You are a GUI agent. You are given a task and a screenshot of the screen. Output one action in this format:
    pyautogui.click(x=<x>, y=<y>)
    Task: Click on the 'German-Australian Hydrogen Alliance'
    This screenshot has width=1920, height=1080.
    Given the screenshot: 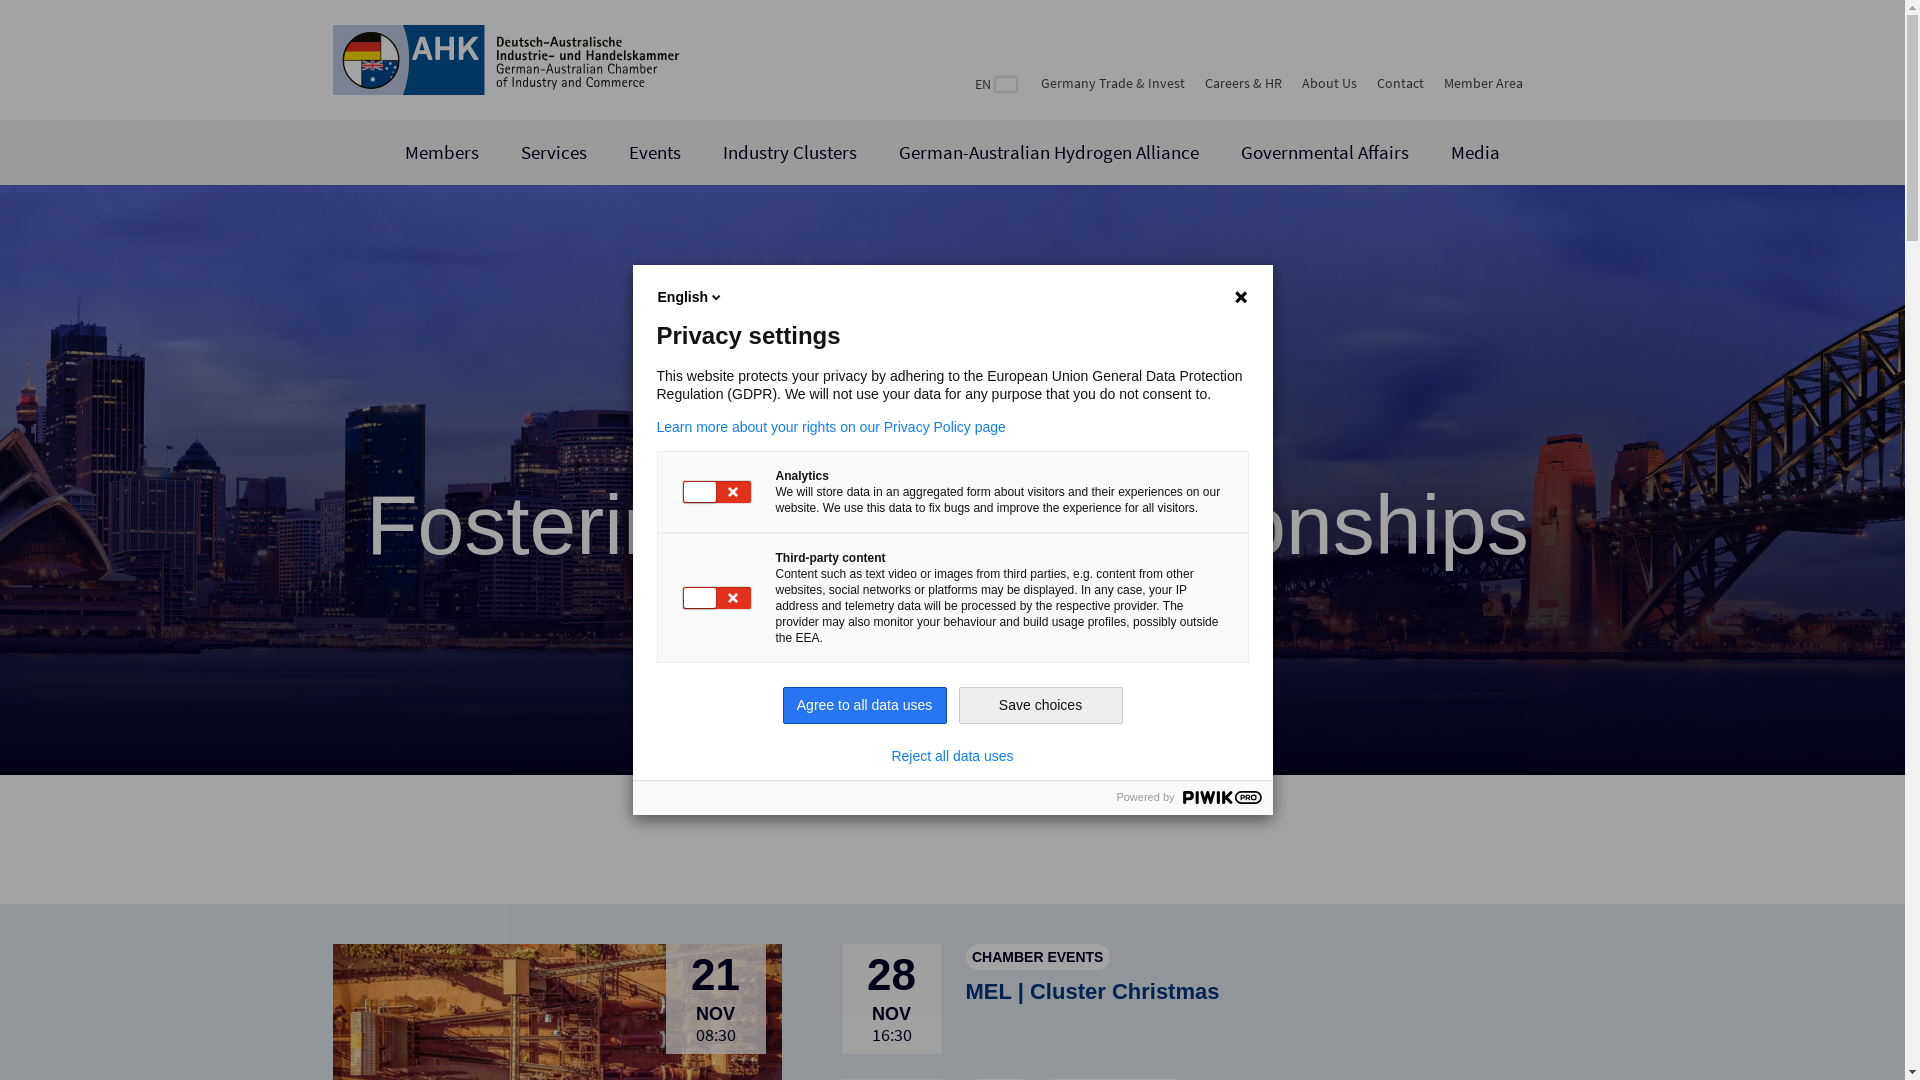 What is the action you would take?
    pyautogui.click(x=1048, y=151)
    